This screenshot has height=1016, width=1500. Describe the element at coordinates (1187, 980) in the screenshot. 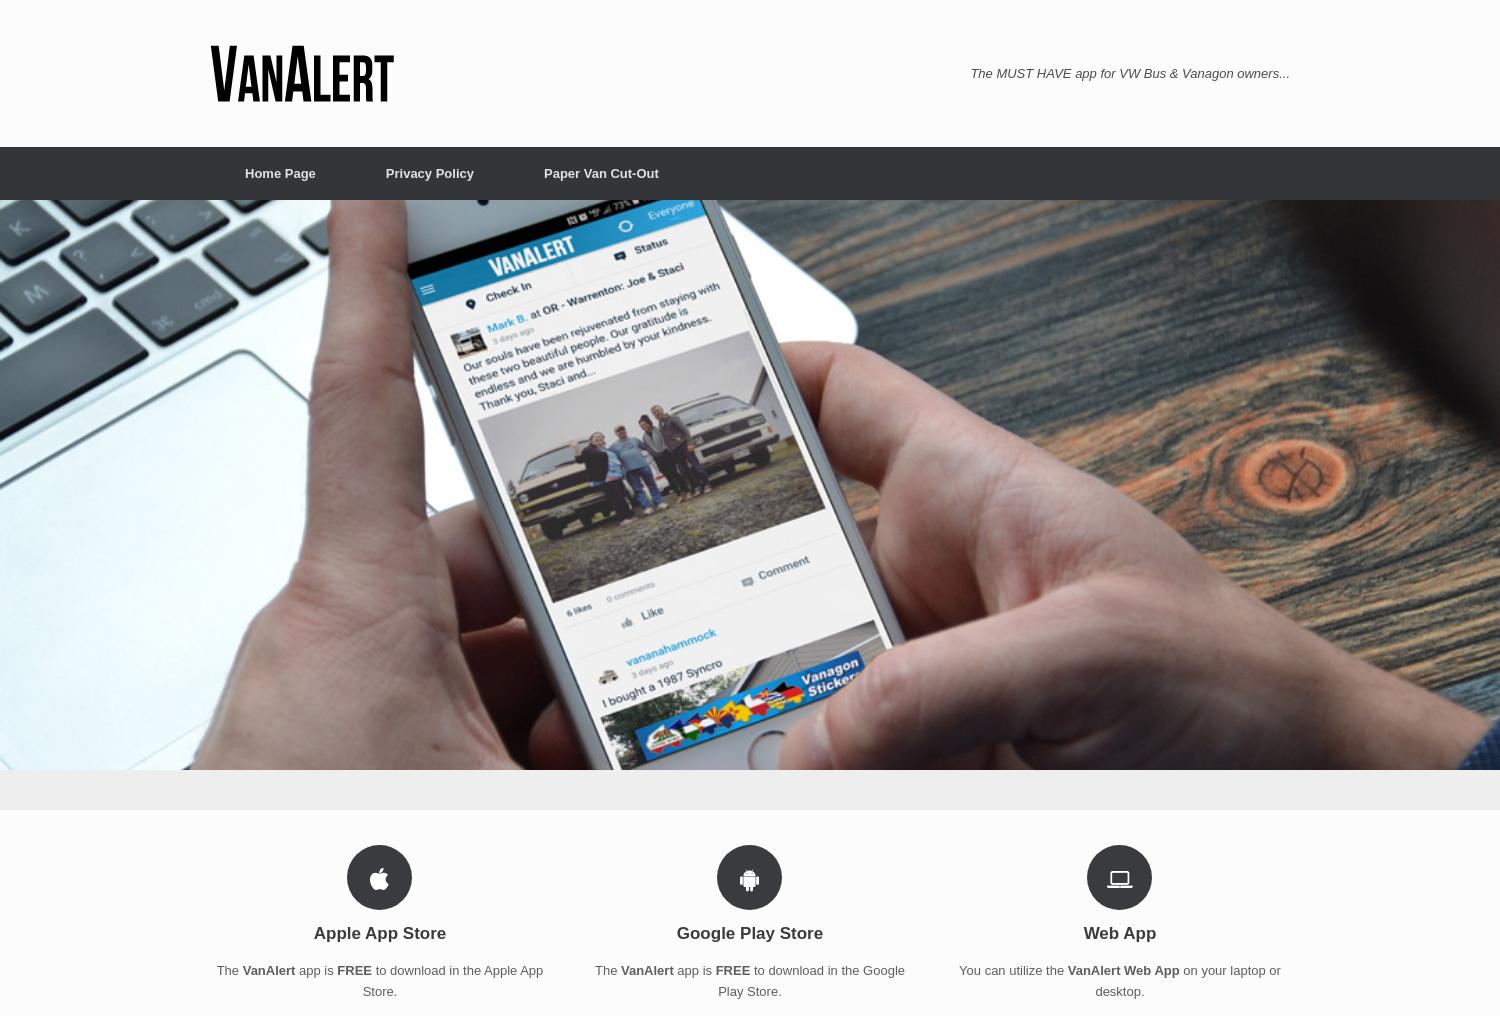

I see `'on your laptop or desktop.'` at that location.